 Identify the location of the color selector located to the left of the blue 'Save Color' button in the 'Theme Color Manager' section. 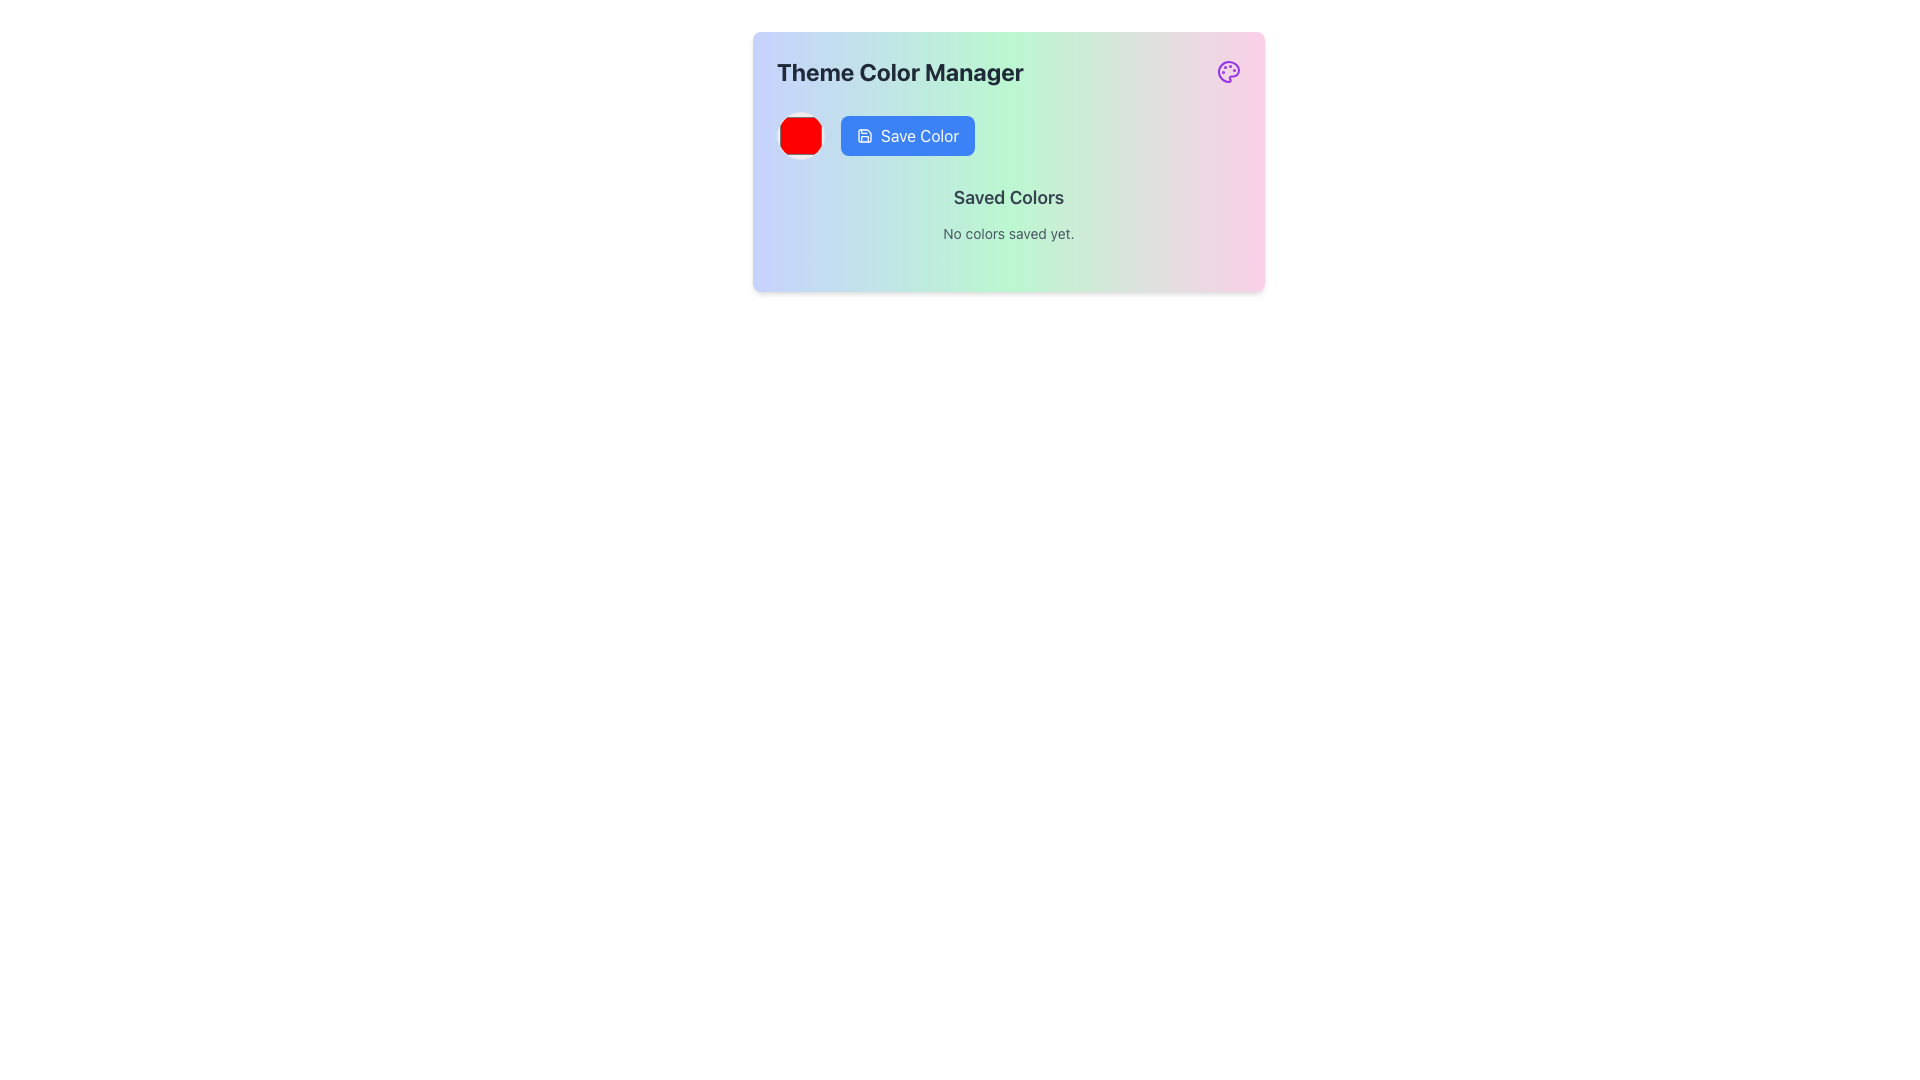
(801, 135).